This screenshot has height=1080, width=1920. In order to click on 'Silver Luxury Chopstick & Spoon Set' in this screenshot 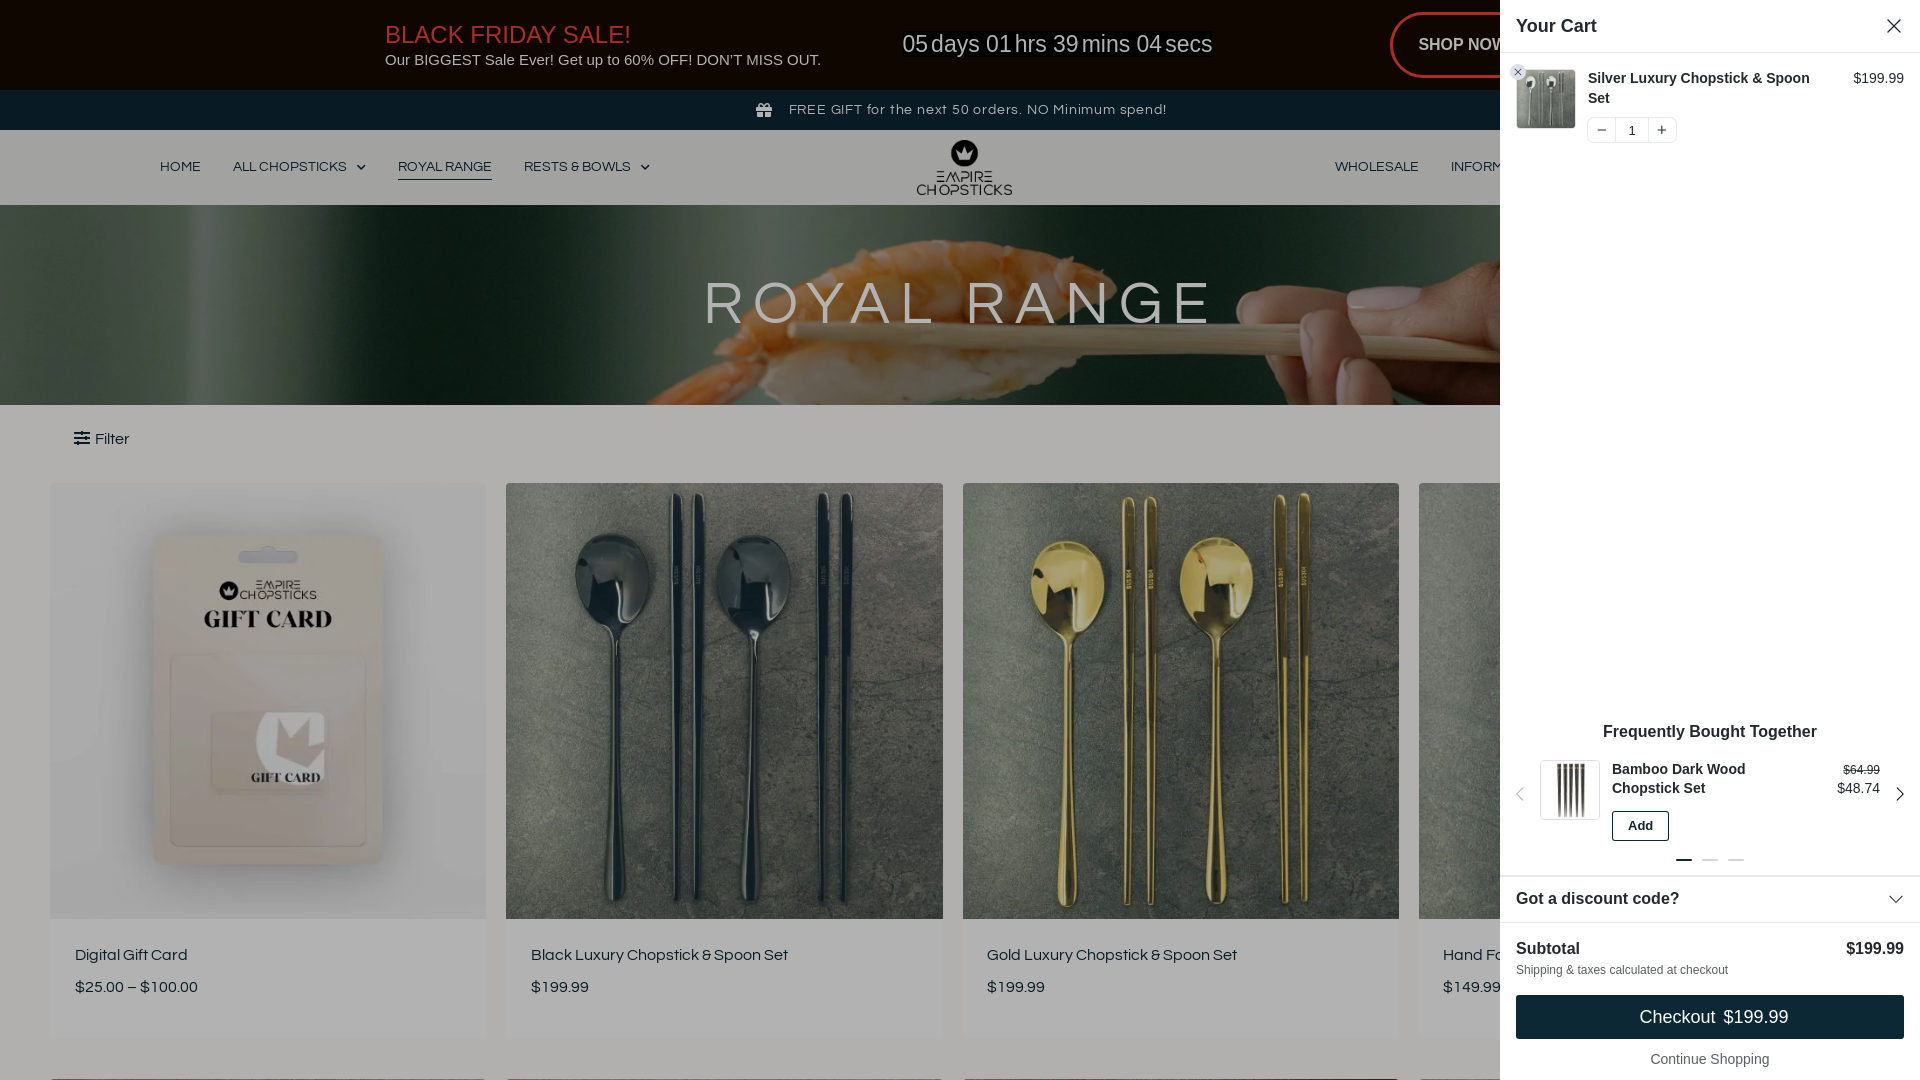, I will do `click(1587, 87)`.